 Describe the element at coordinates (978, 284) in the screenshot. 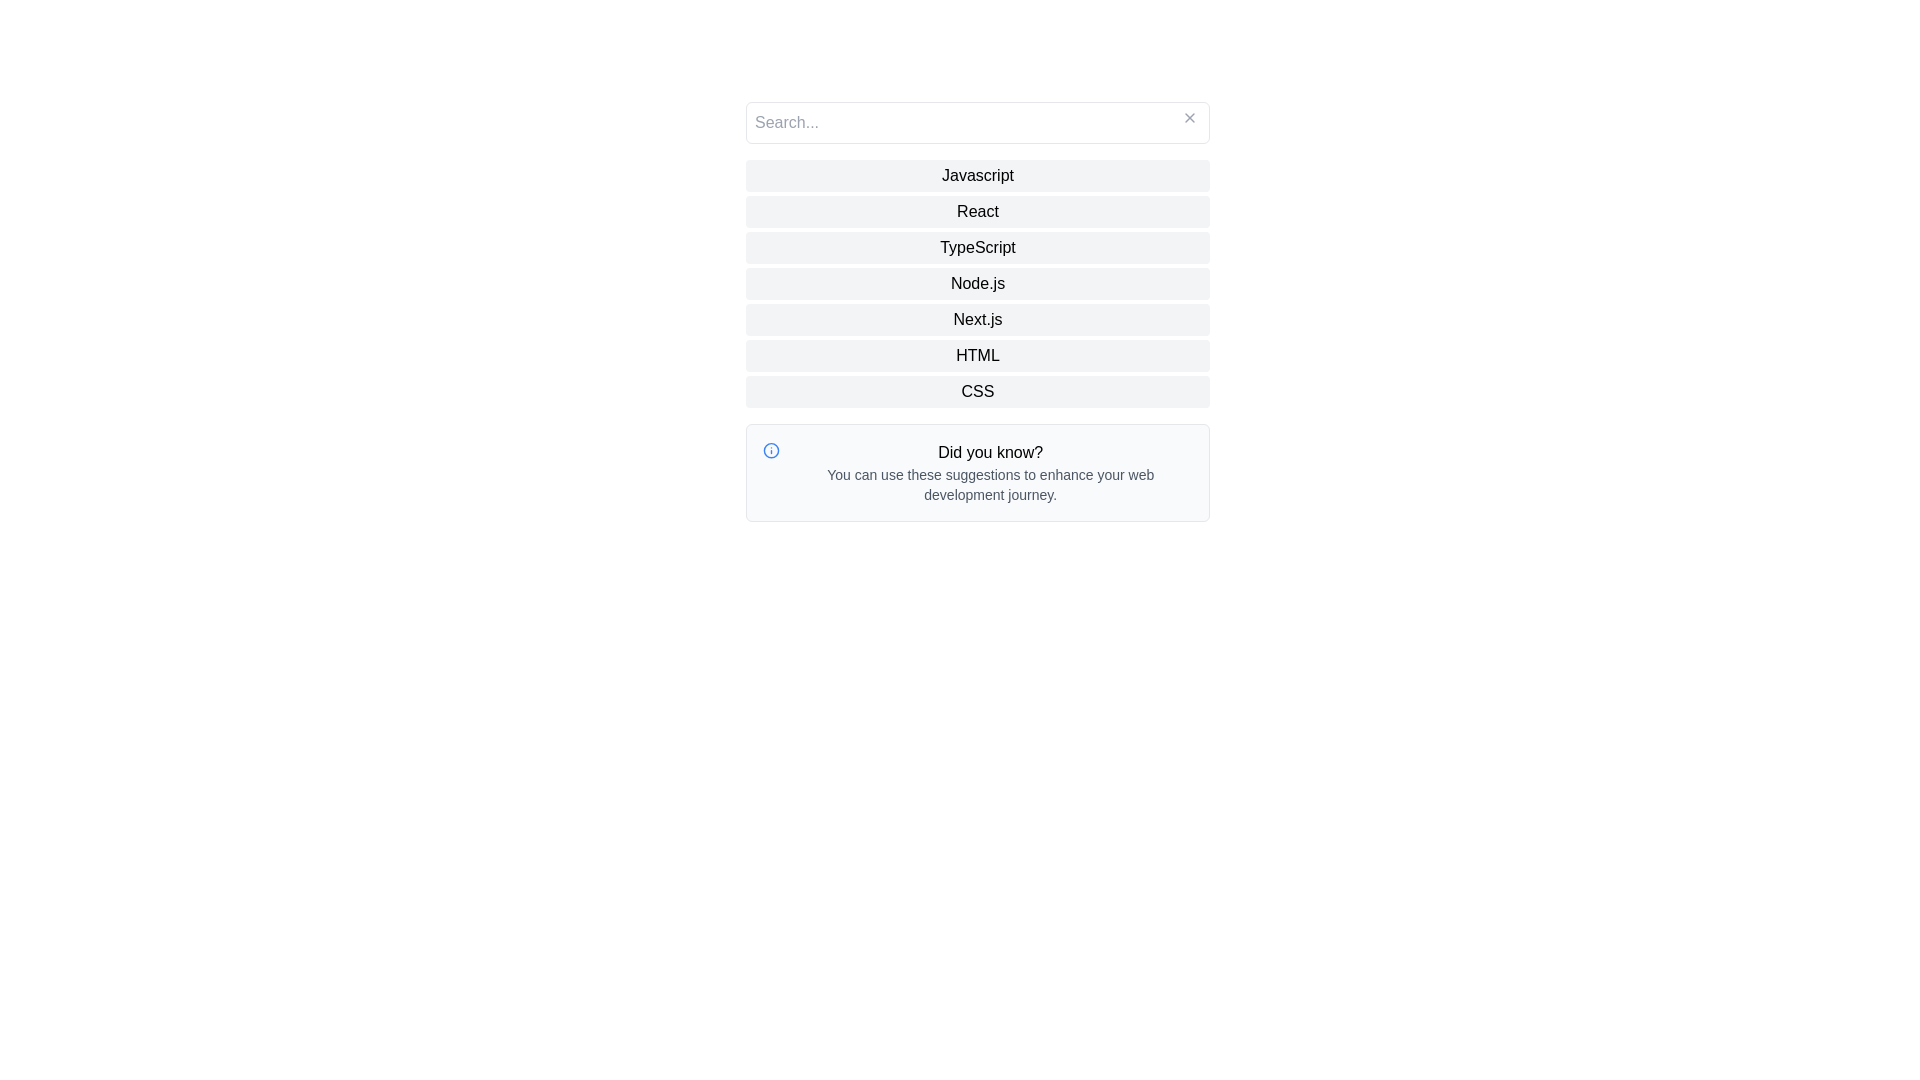

I see `the 'Node.js' label in the vertically aligned list of programming languages and frameworks` at that location.